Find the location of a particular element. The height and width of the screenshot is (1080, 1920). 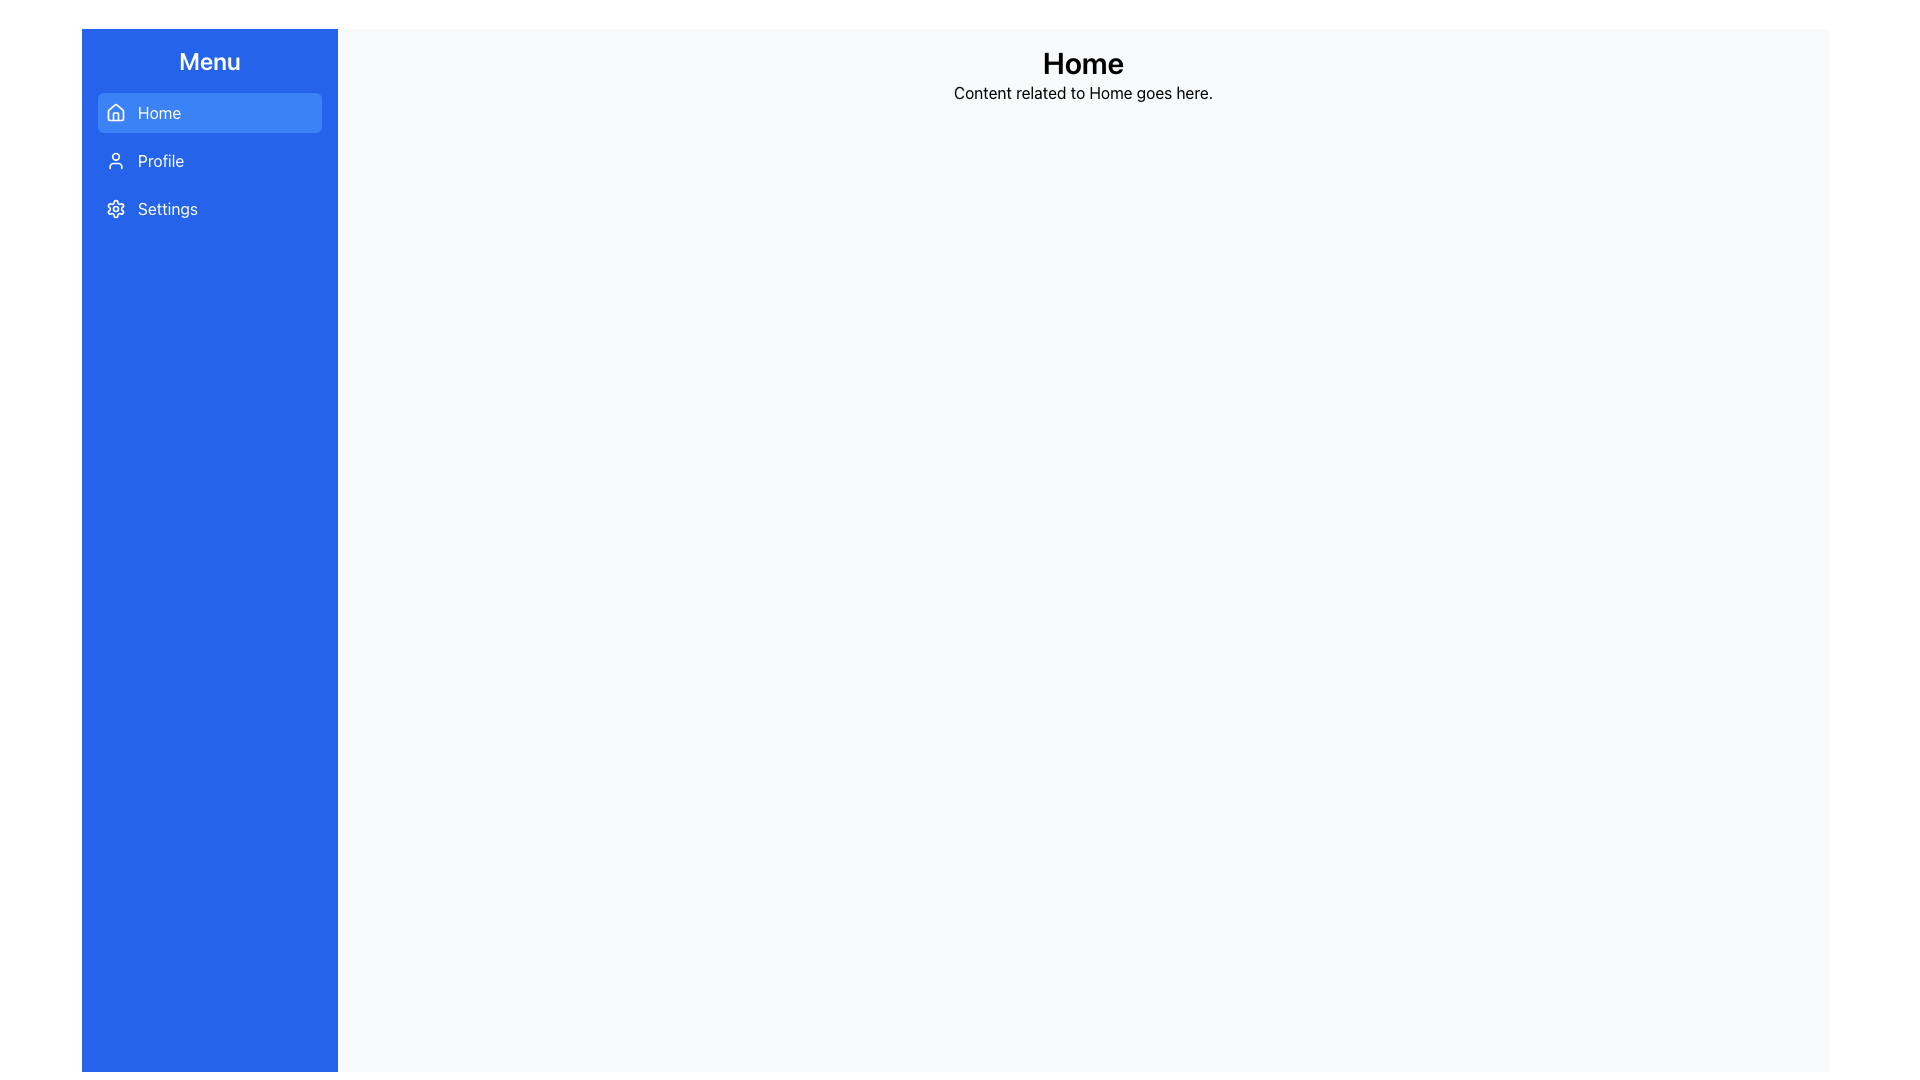

the 'Menu' text label displayed in white, bold font on a blue rectangular background, located at the top left of the blue sidebar is located at coordinates (210, 60).